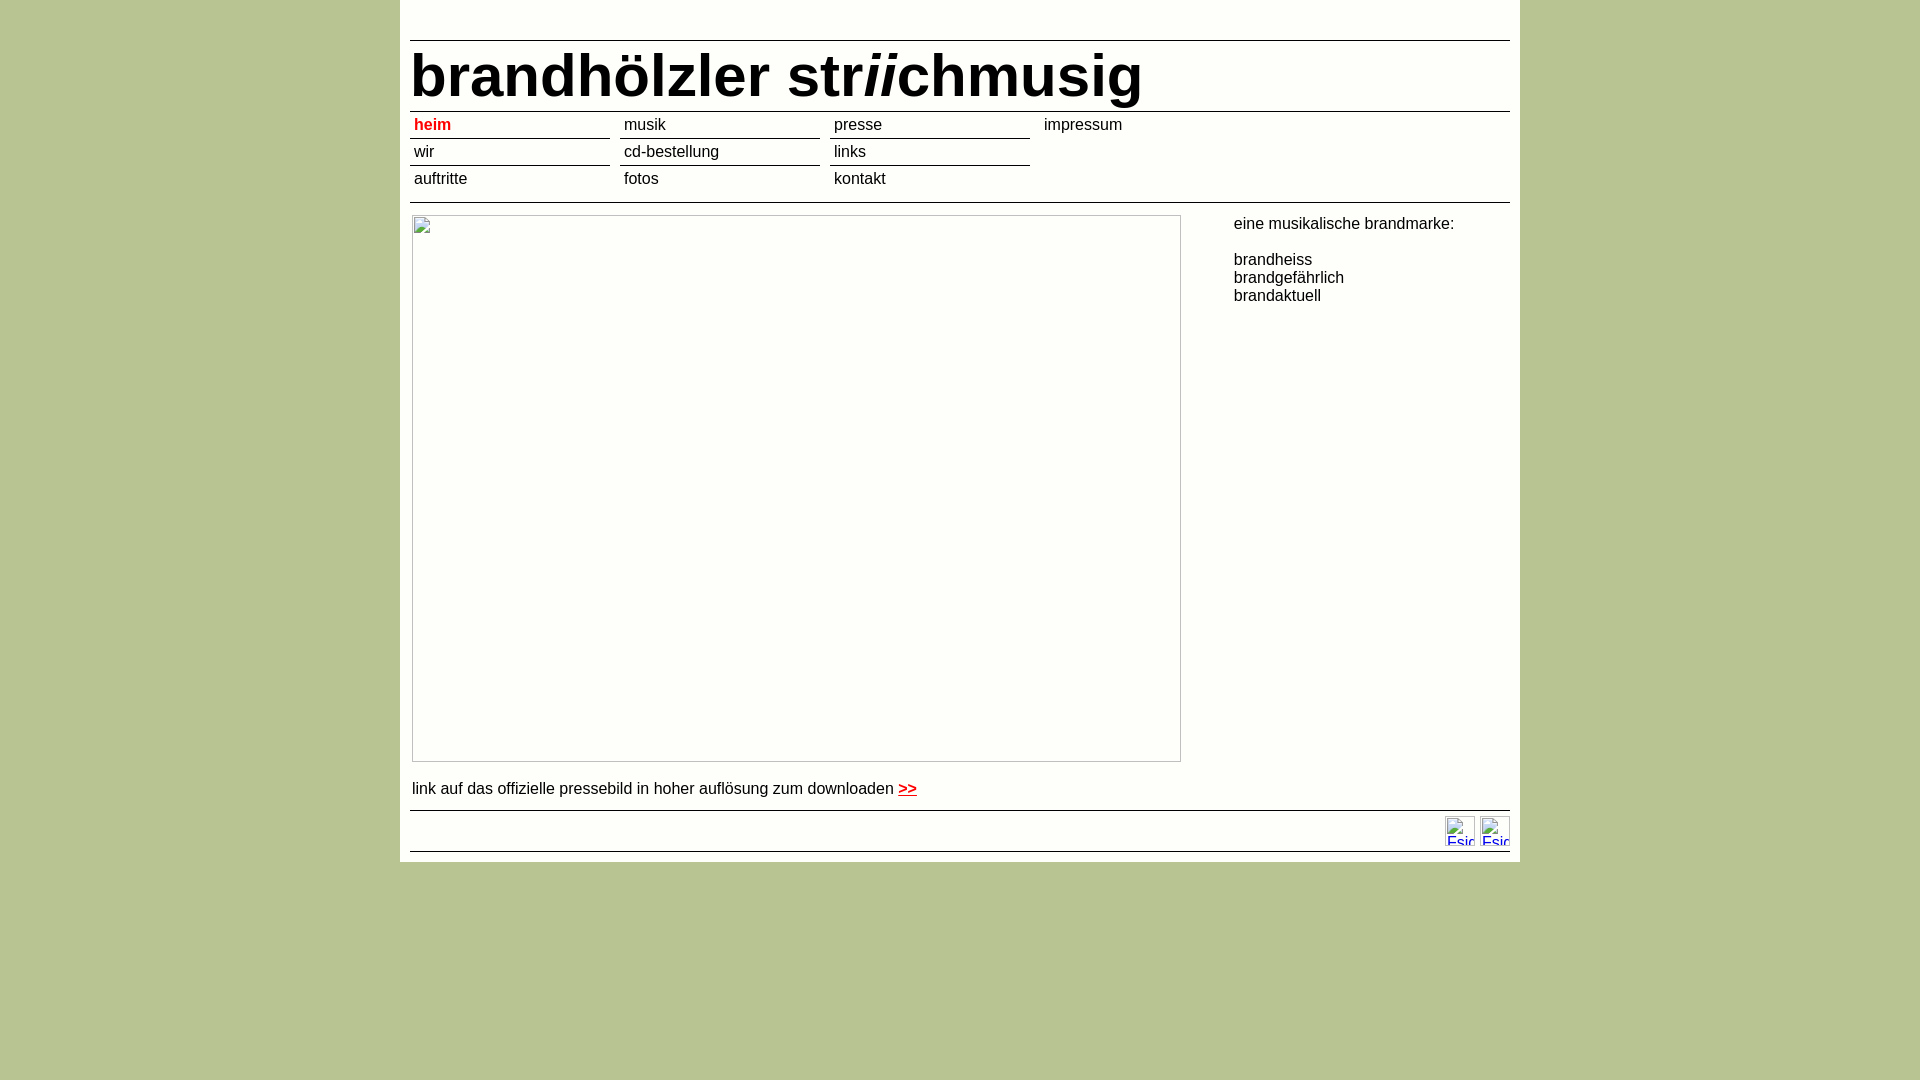 The image size is (1920, 1080). Describe the element at coordinates (671, 150) in the screenshot. I see `'cd-bestellung'` at that location.